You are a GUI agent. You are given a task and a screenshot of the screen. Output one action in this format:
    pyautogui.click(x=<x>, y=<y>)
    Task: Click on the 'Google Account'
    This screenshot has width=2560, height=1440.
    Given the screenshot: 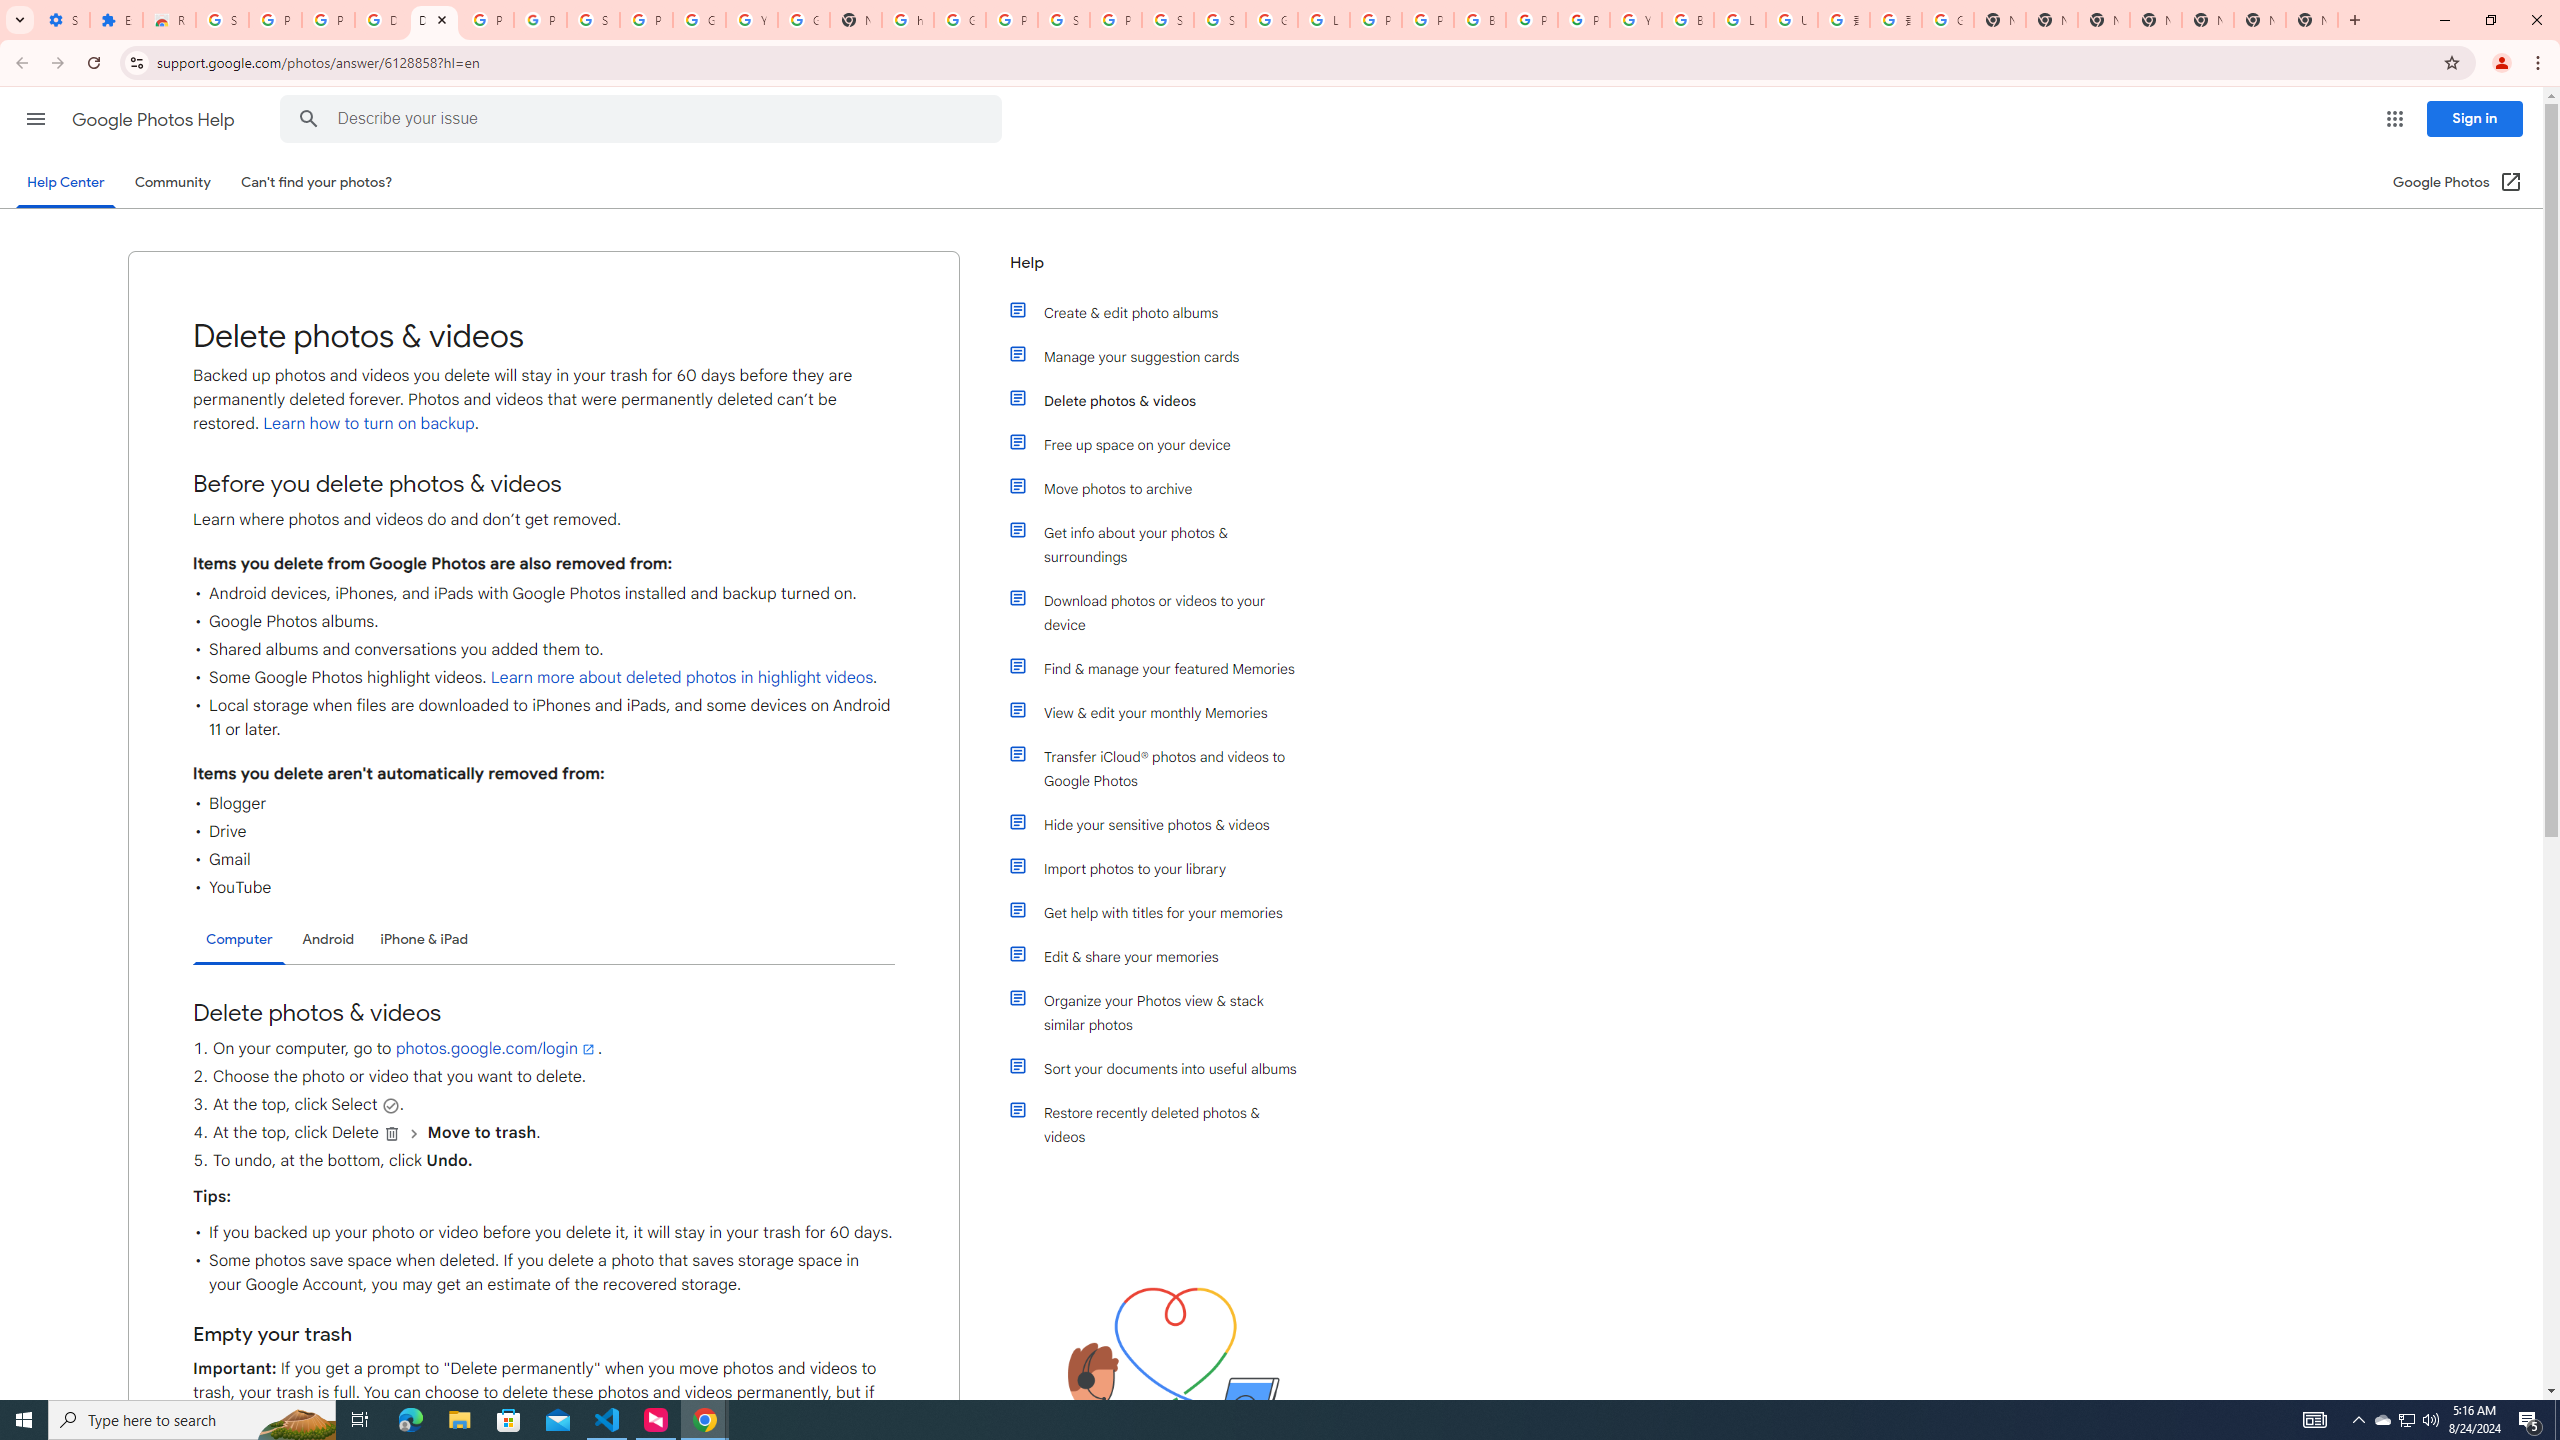 What is the action you would take?
    pyautogui.click(x=697, y=19)
    